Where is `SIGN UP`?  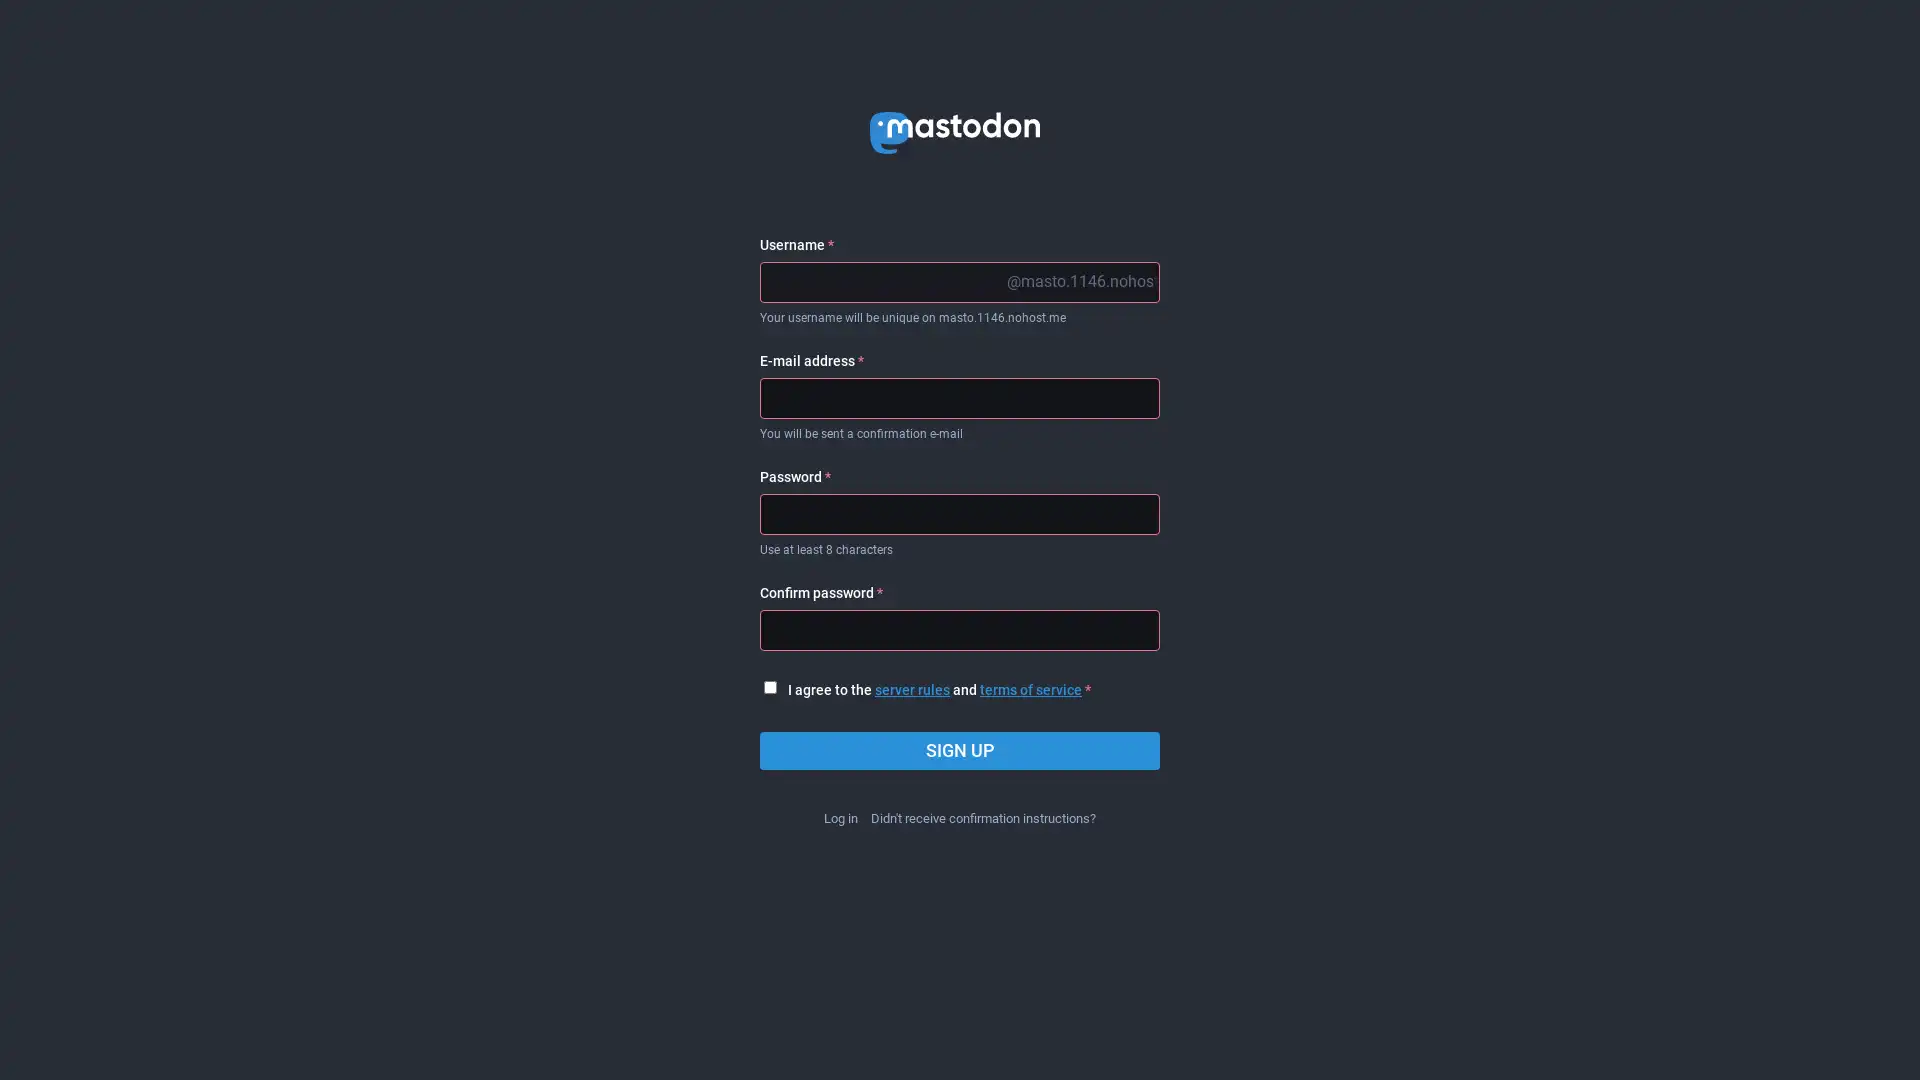
SIGN UP is located at coordinates (960, 751).